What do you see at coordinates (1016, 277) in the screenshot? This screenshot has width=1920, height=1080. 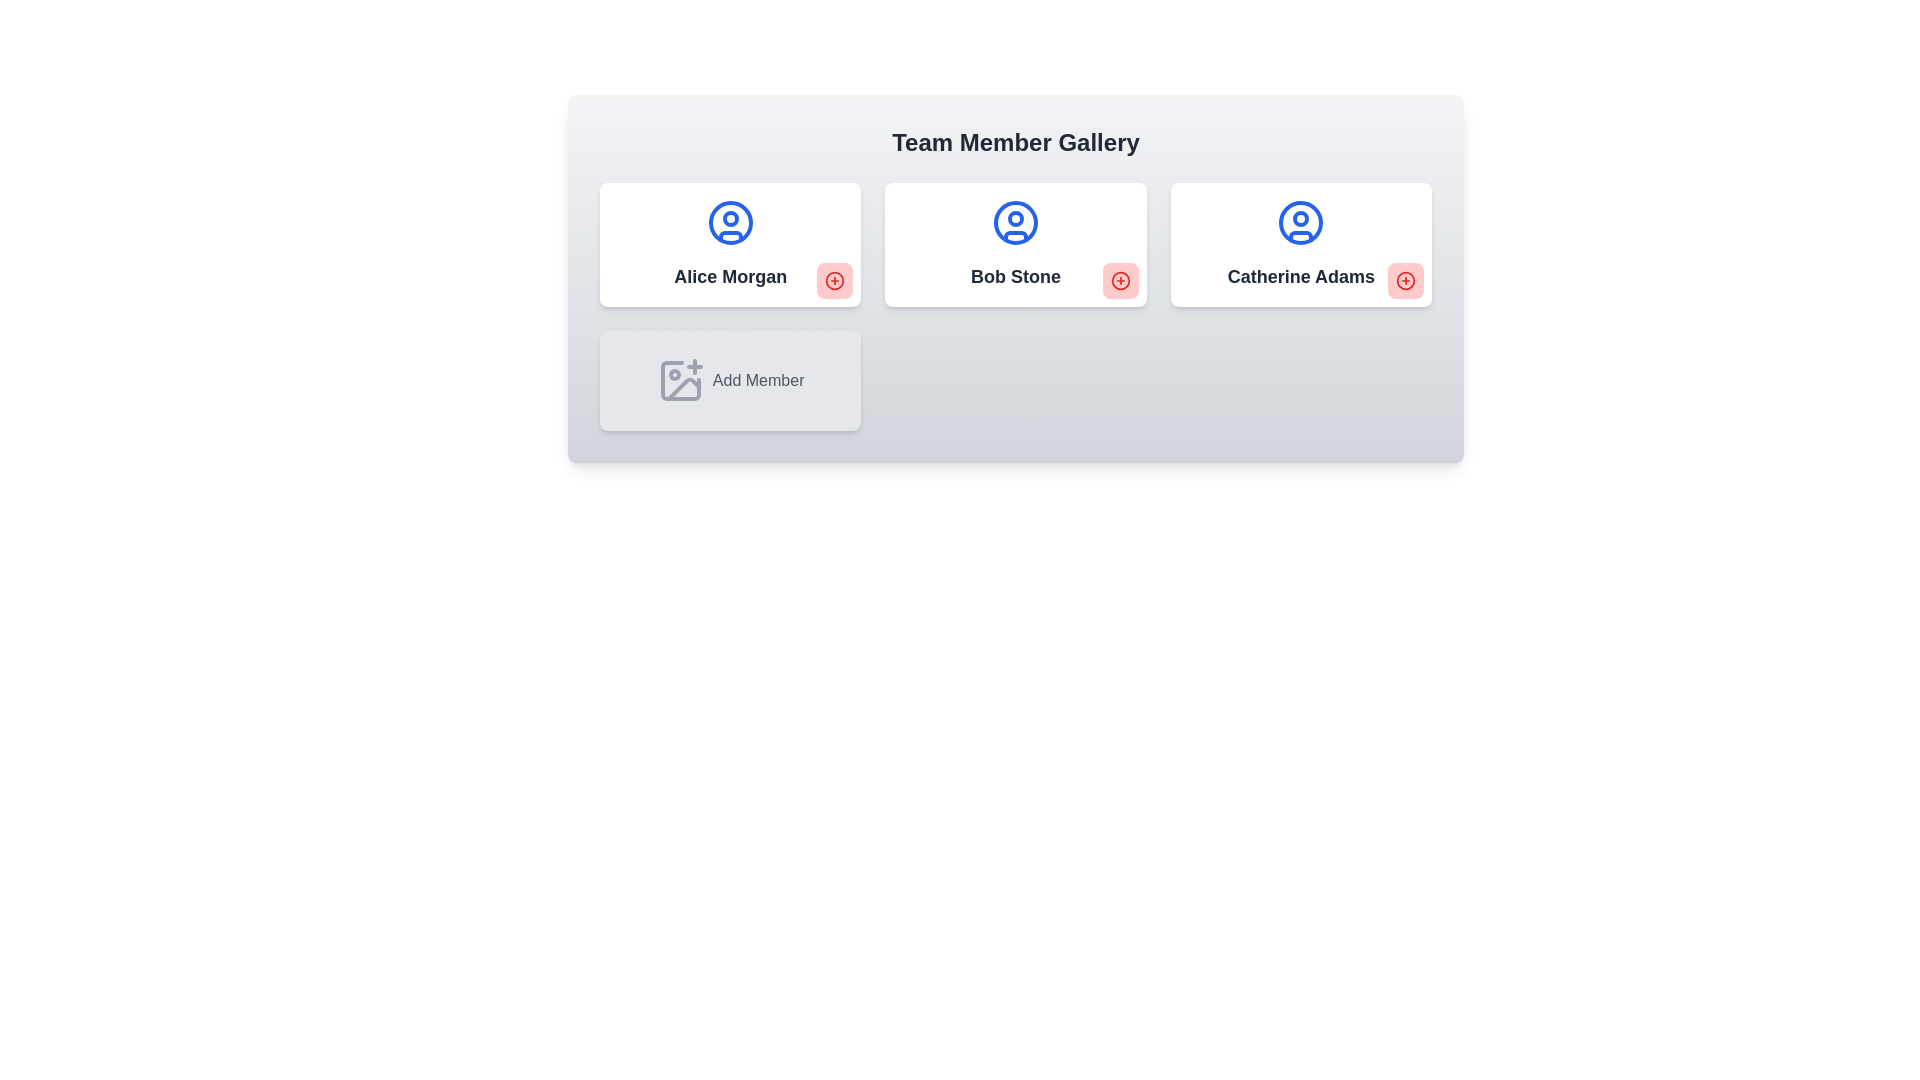 I see `the text label identifying the name of the team member, which is located in the center card of a horizontally-aligned row of three cards, positioned below the round user icon and above the action button` at bounding box center [1016, 277].